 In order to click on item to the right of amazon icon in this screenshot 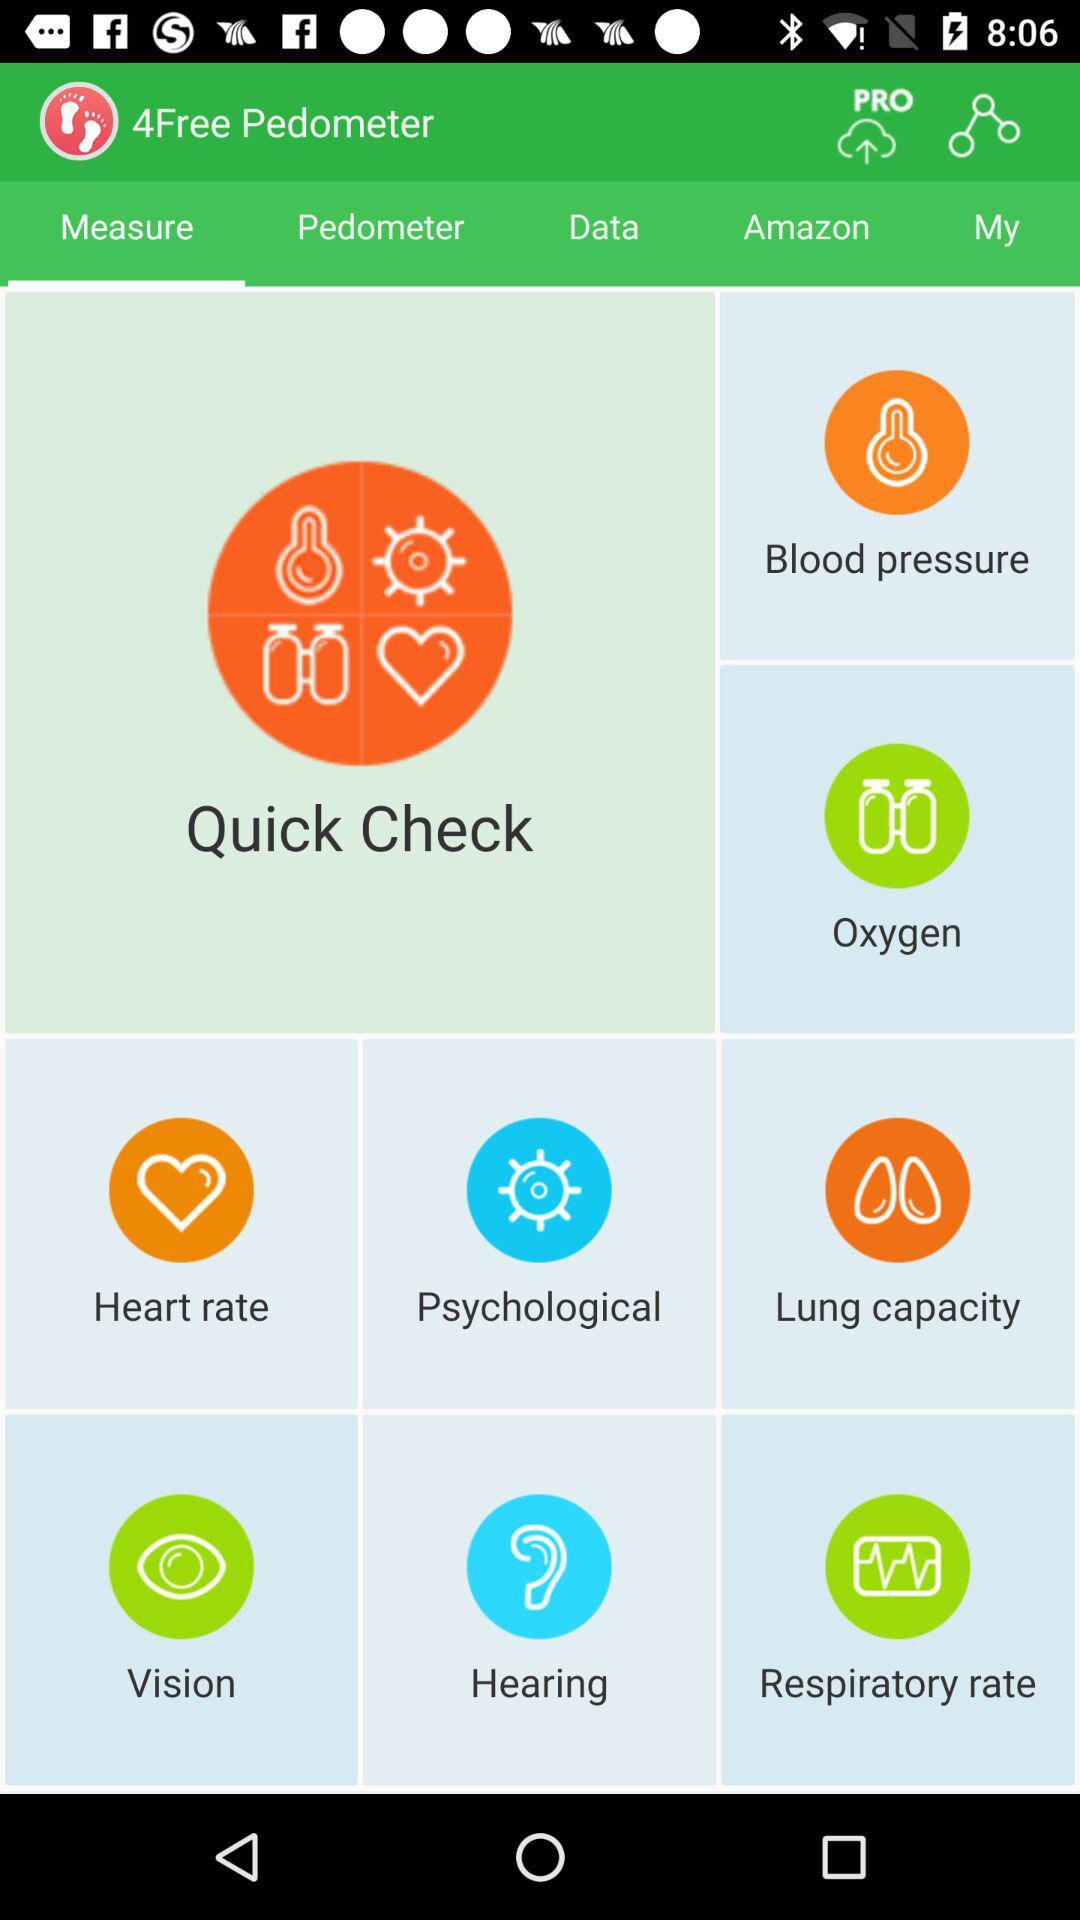, I will do `click(996, 243)`.